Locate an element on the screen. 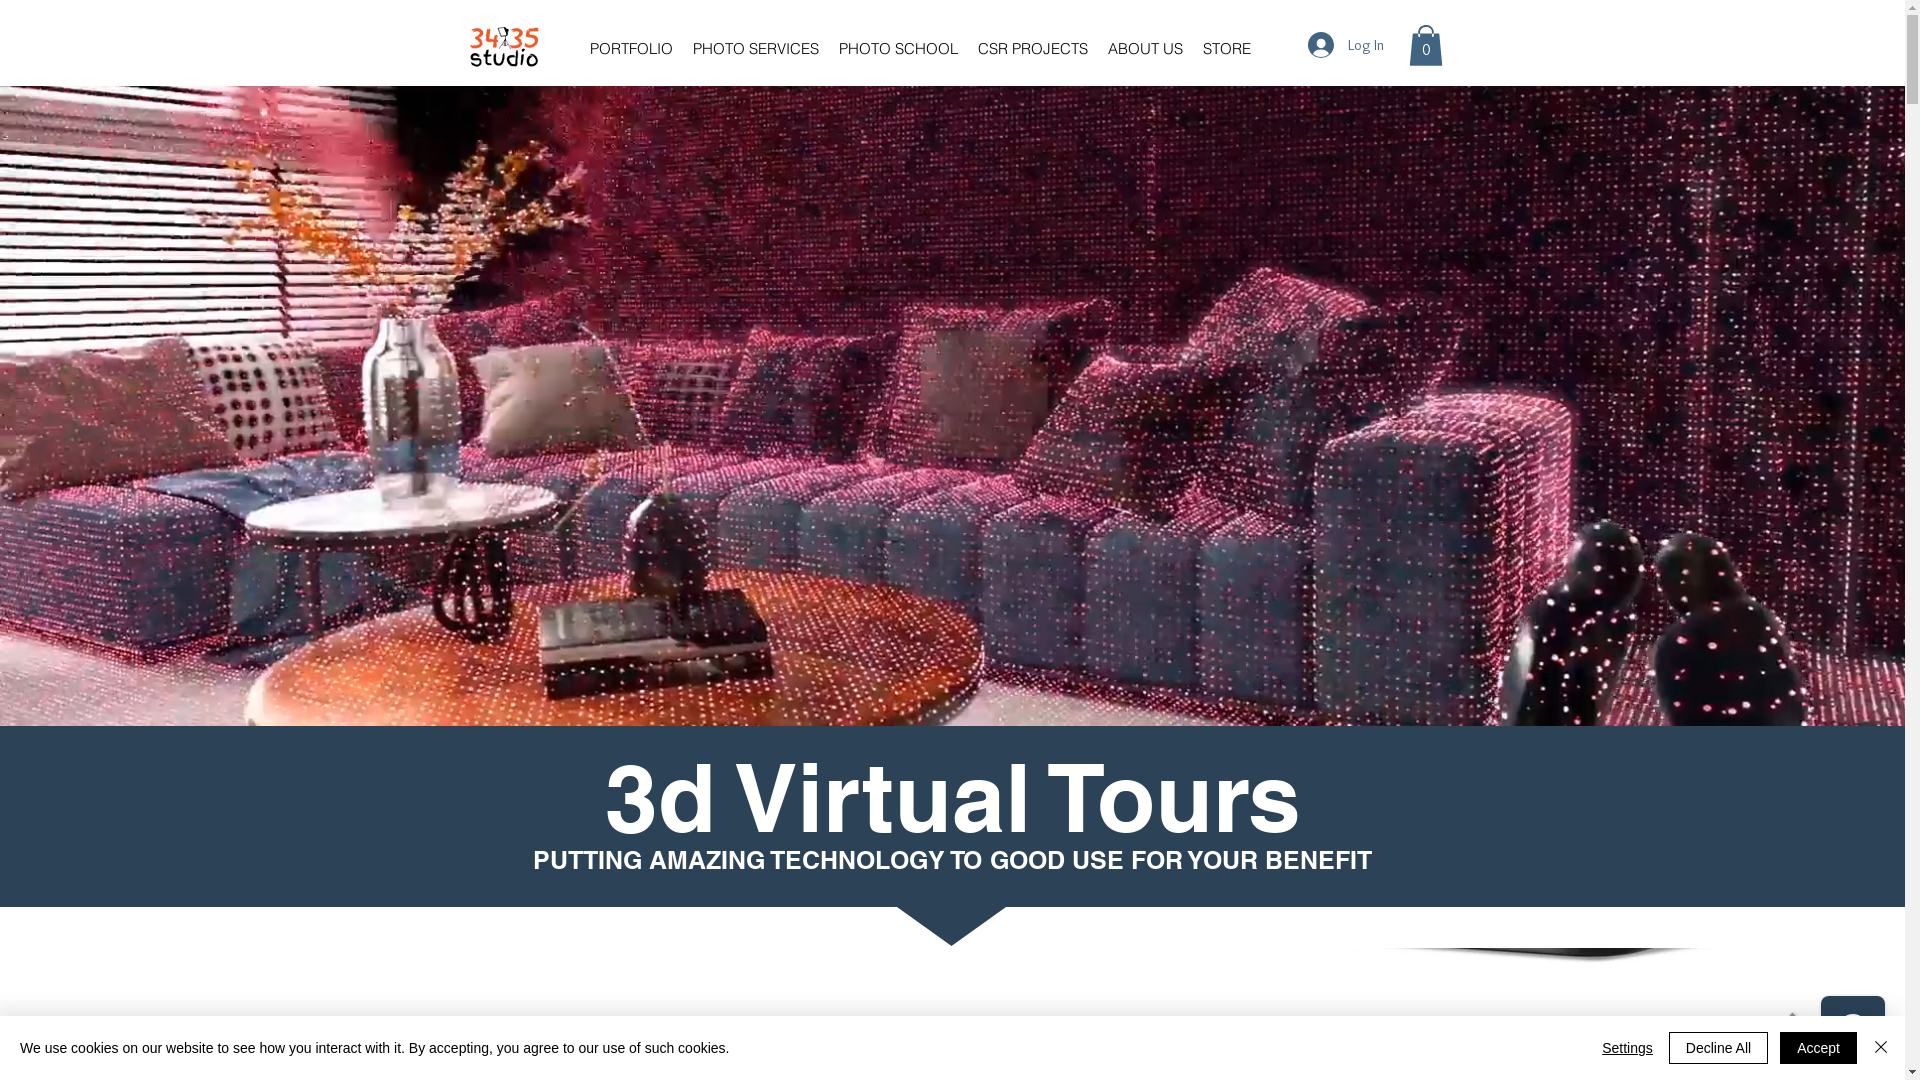  '34 35 studio Home Page' is located at coordinates (460, 47).